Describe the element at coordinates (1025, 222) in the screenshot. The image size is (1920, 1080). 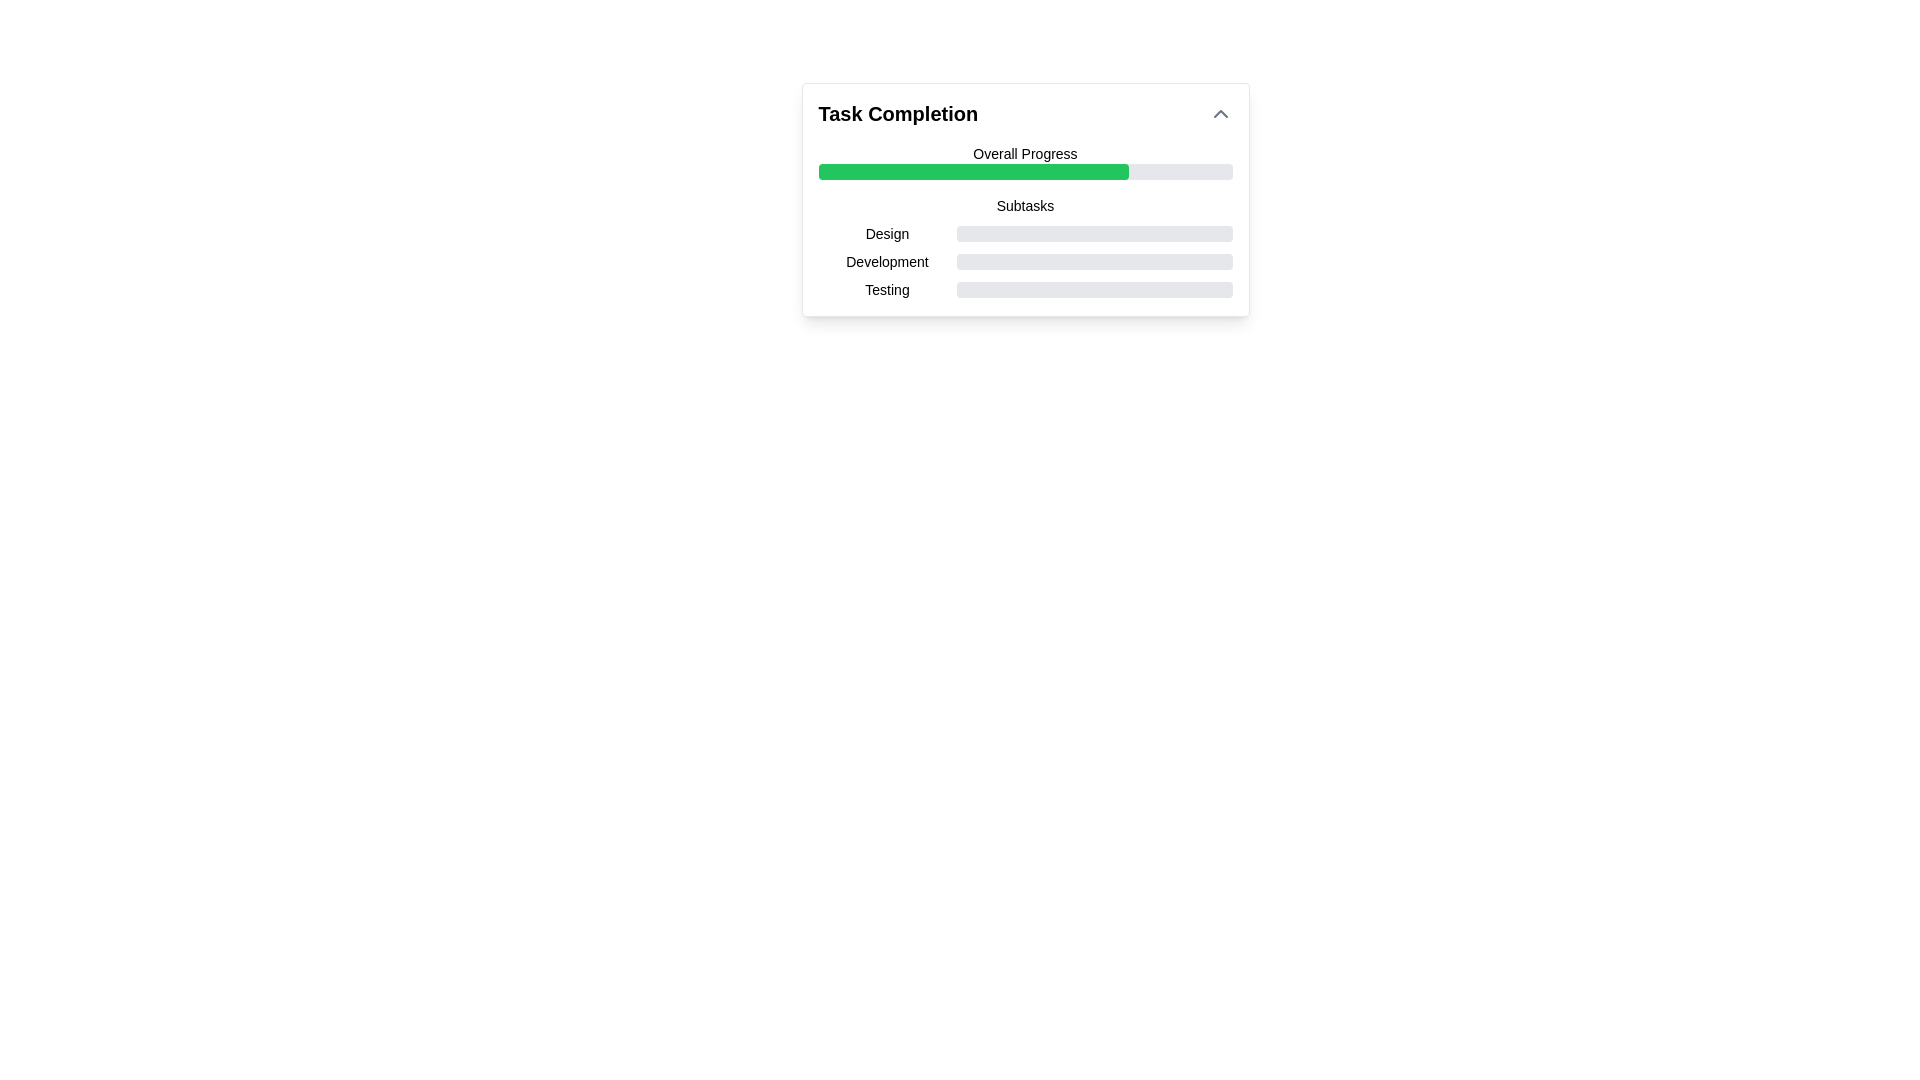
I see `the individual subtasks within the Progress tracker to retrieve detailed information about their completion levels` at that location.